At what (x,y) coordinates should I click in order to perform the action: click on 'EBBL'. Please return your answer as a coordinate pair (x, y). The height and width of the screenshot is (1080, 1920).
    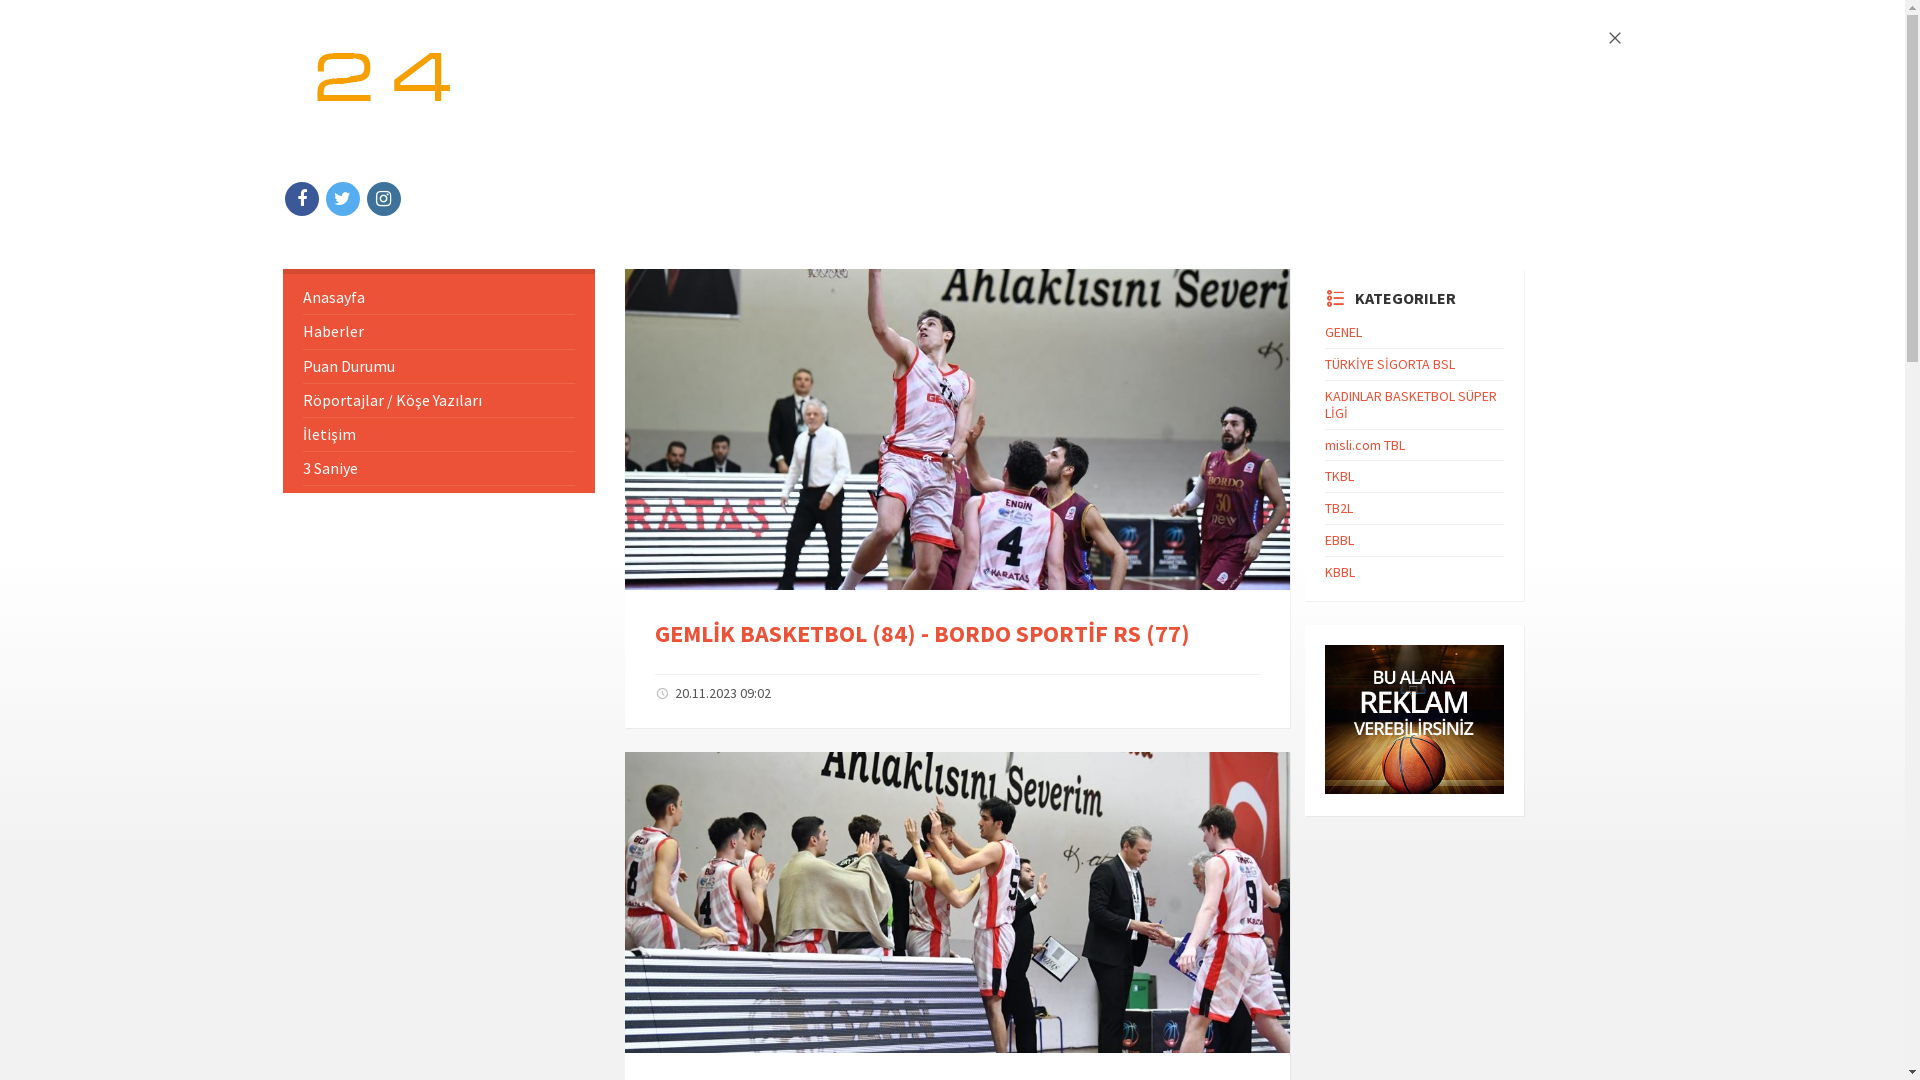
    Looking at the image, I should click on (1339, 540).